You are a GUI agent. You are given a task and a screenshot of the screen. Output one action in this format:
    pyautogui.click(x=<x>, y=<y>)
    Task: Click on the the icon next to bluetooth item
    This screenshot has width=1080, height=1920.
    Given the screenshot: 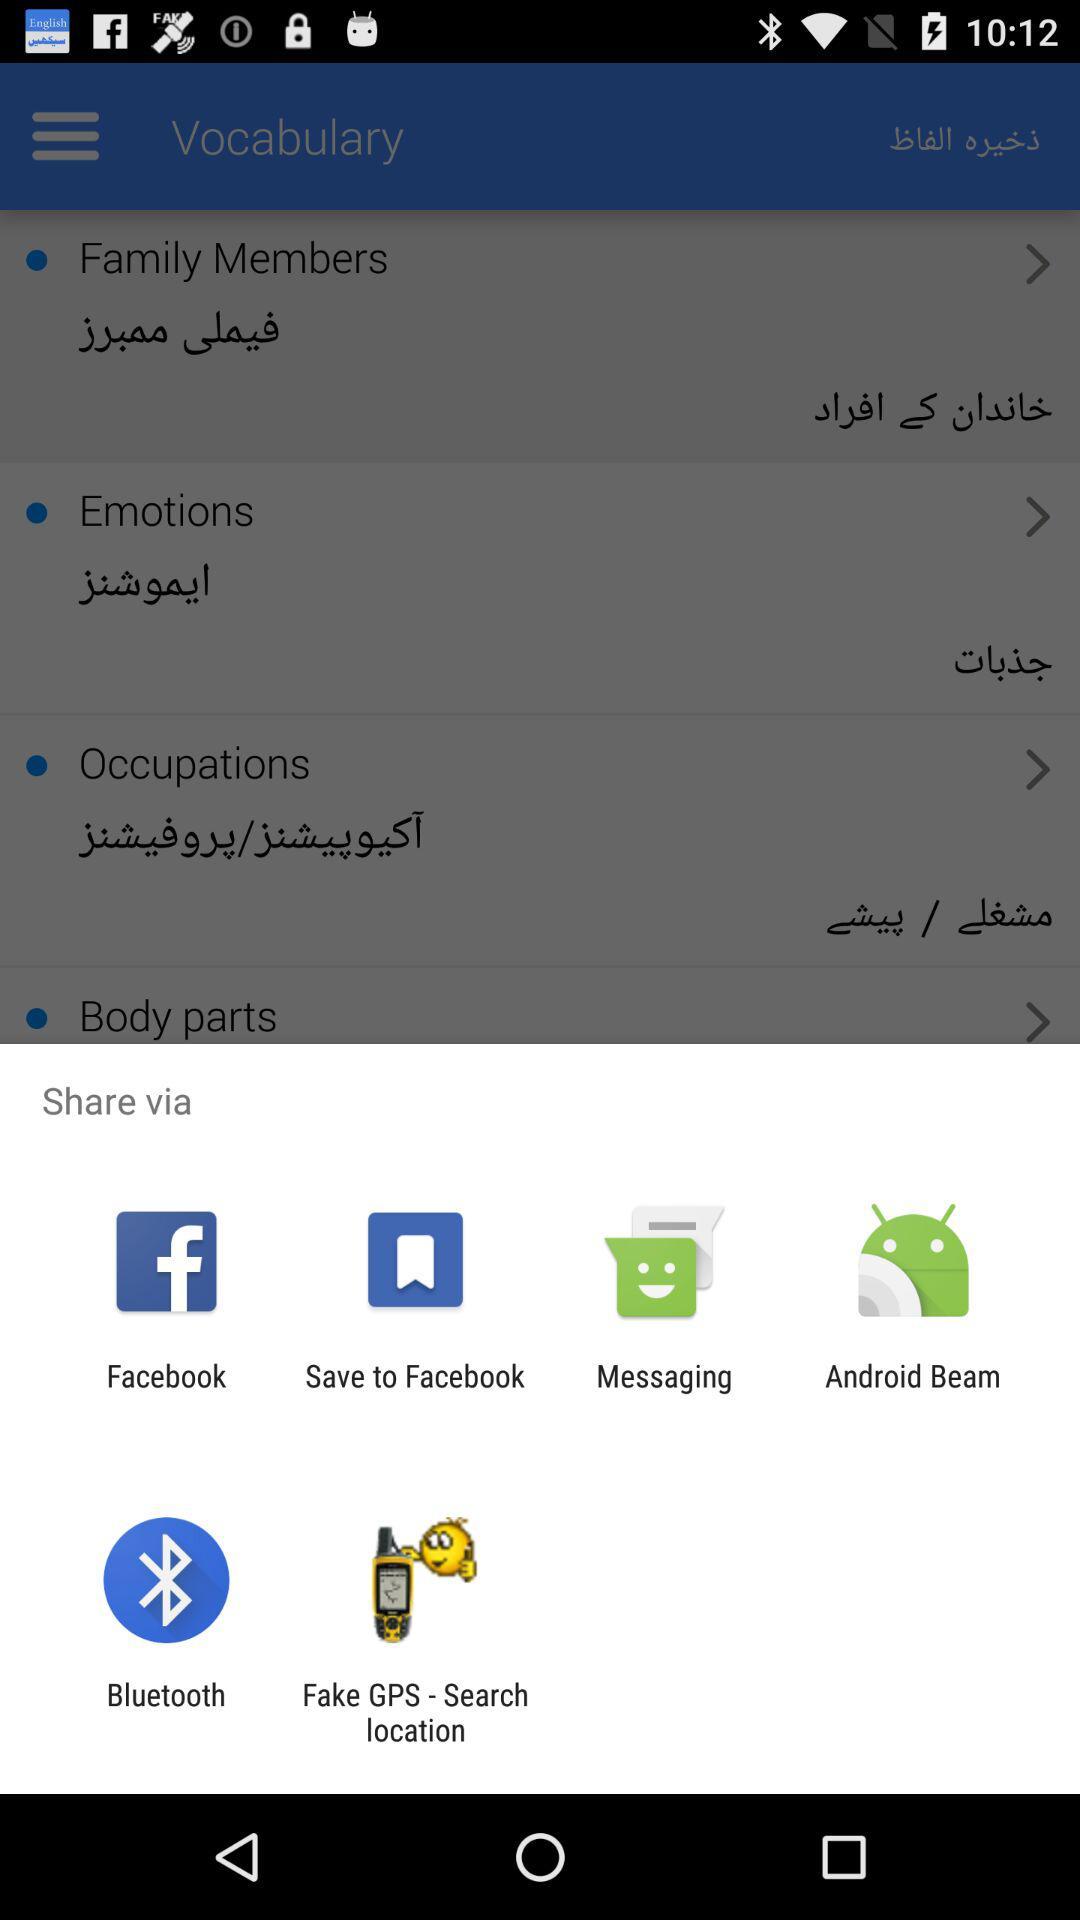 What is the action you would take?
    pyautogui.click(x=414, y=1711)
    